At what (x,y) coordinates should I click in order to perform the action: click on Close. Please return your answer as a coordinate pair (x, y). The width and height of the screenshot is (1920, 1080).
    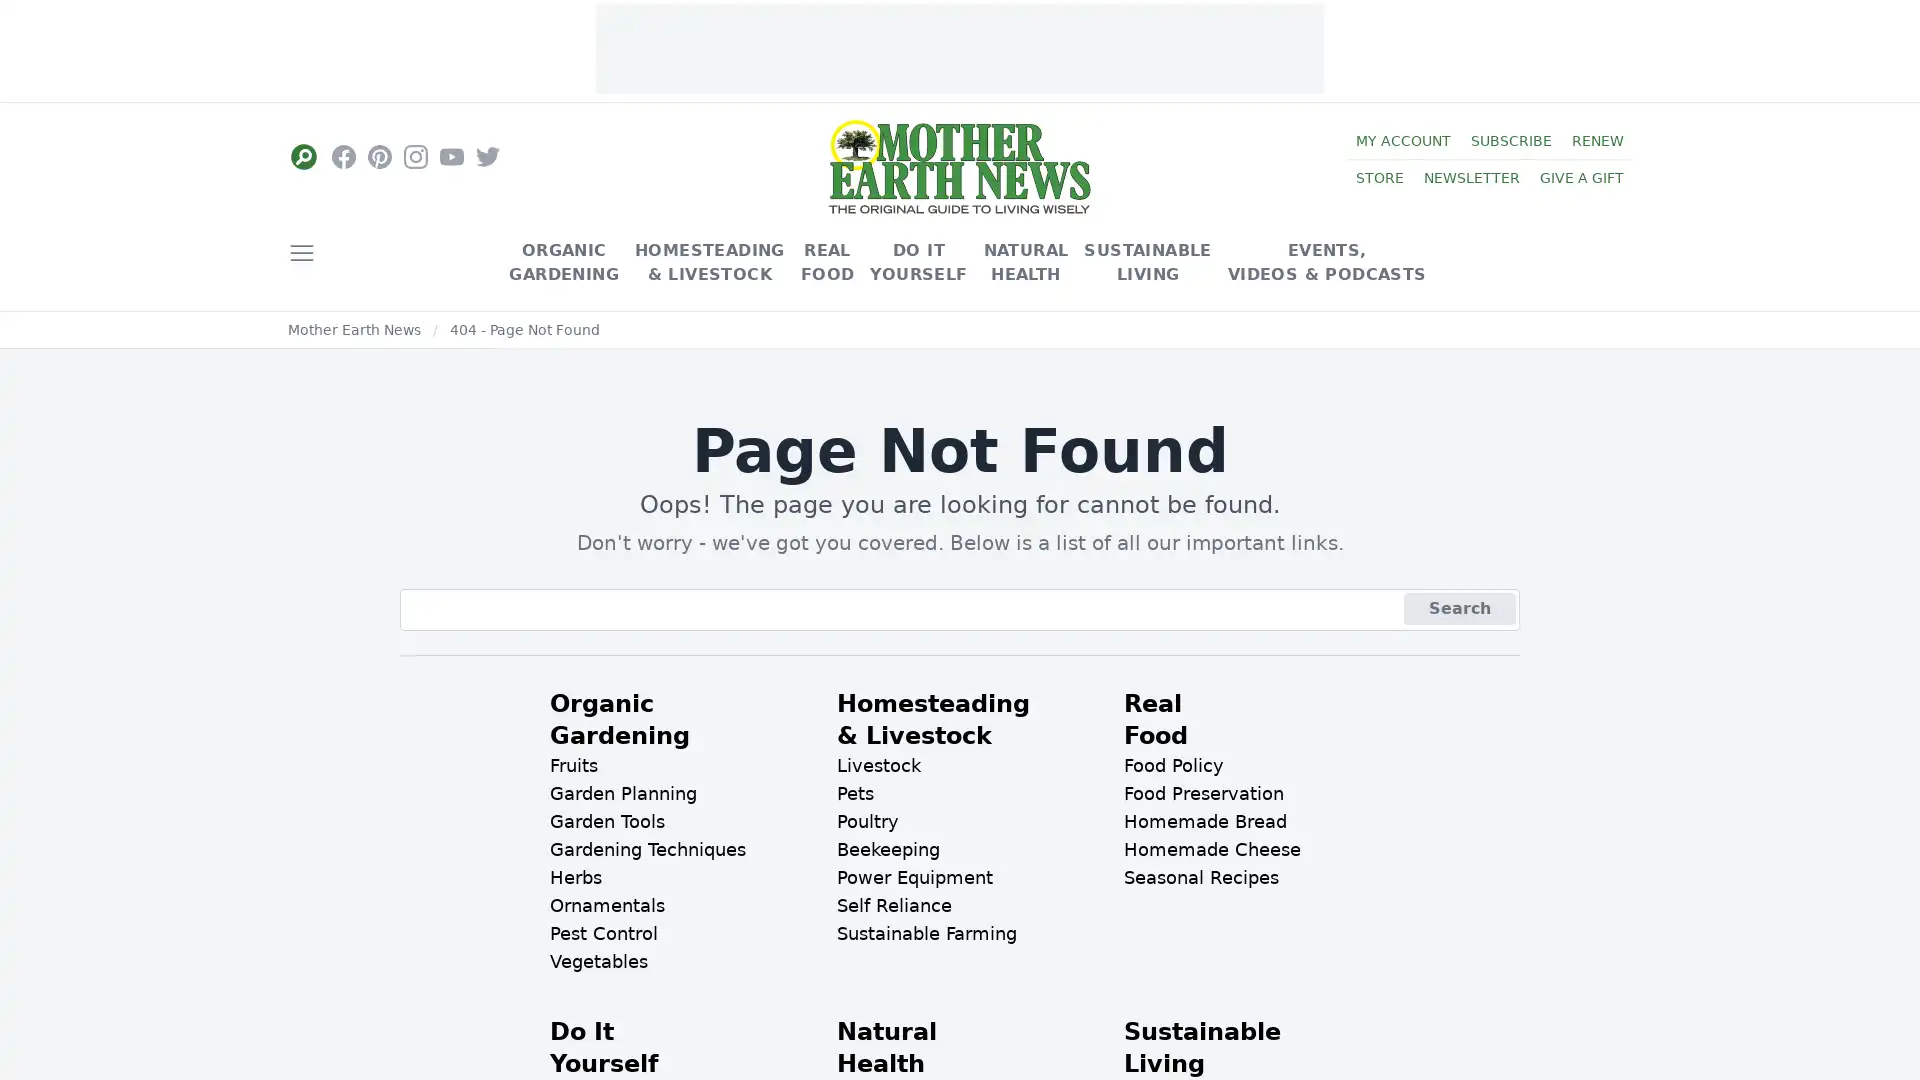
    Looking at the image, I should click on (1184, 410).